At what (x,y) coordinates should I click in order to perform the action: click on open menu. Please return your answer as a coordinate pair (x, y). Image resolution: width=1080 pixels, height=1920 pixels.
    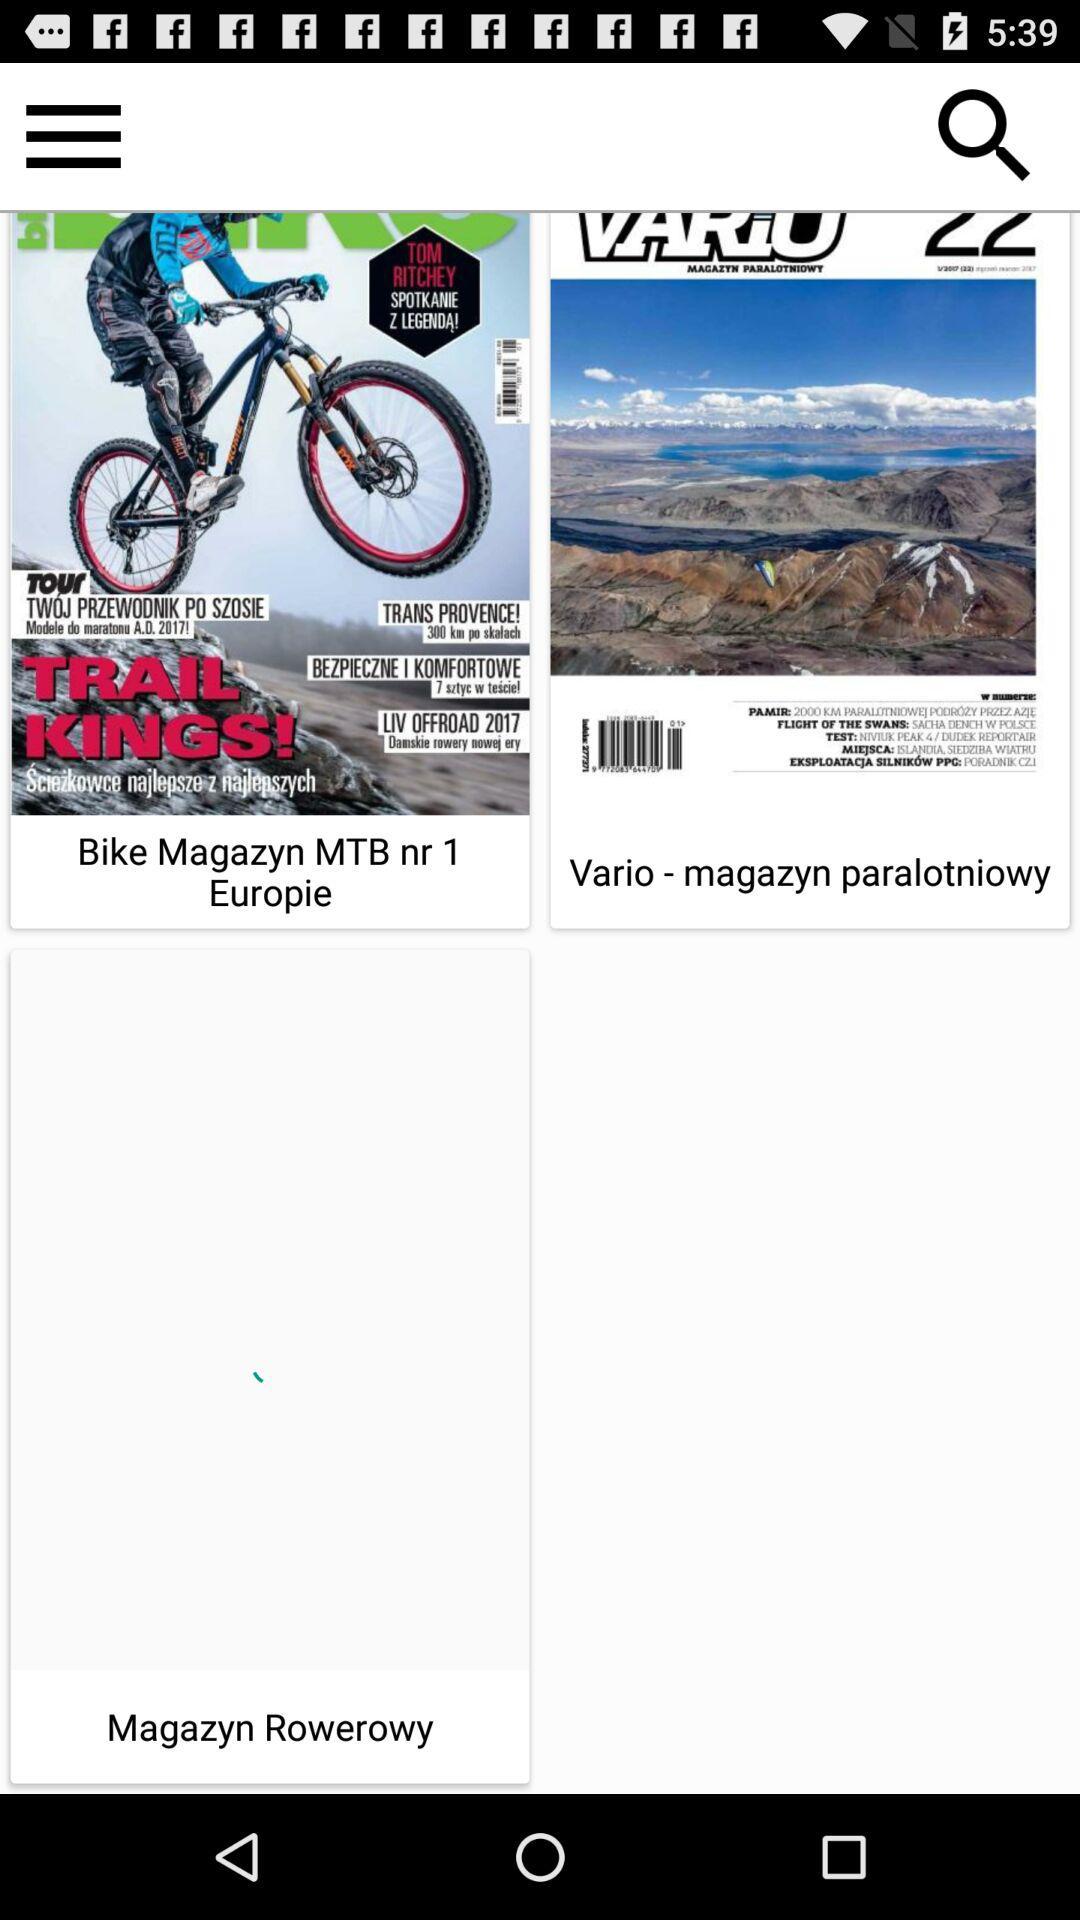
    Looking at the image, I should click on (72, 135).